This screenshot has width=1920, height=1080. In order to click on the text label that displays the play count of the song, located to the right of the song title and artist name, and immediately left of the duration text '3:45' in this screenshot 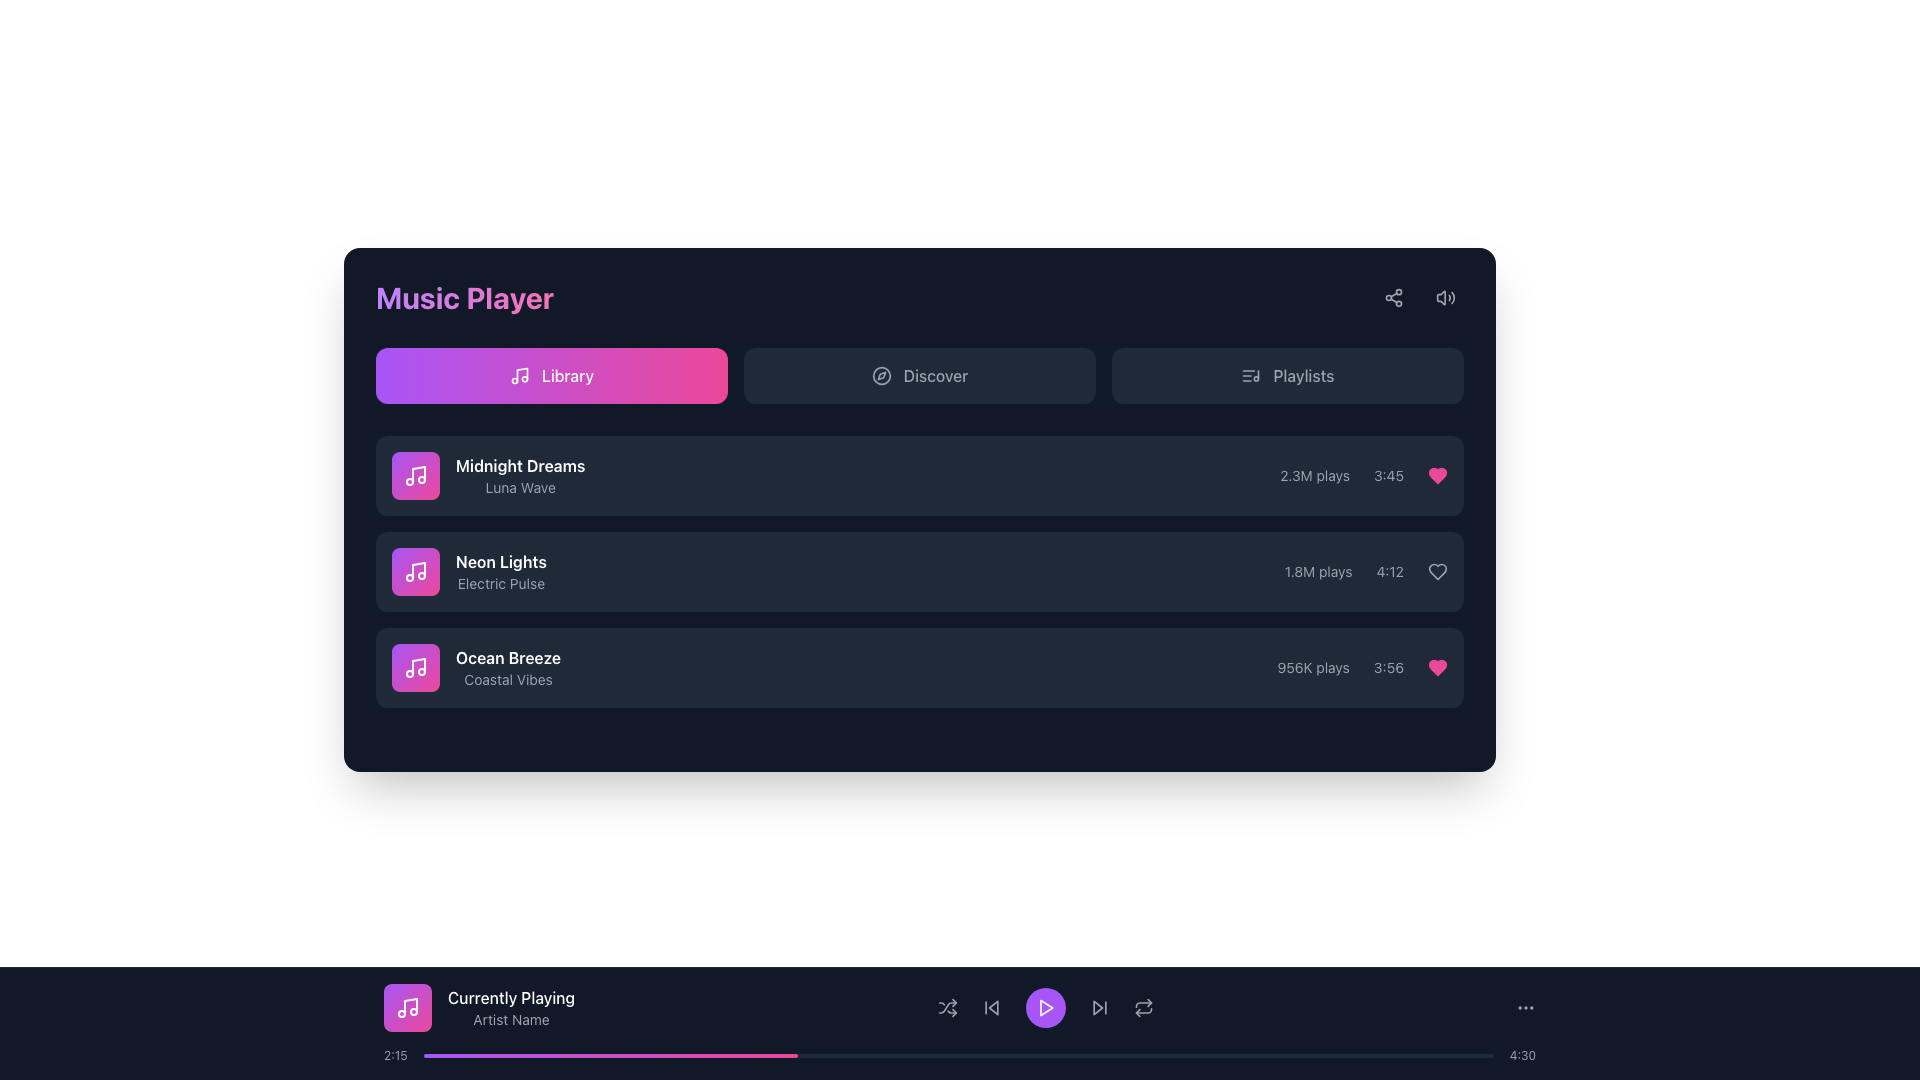, I will do `click(1315, 475)`.